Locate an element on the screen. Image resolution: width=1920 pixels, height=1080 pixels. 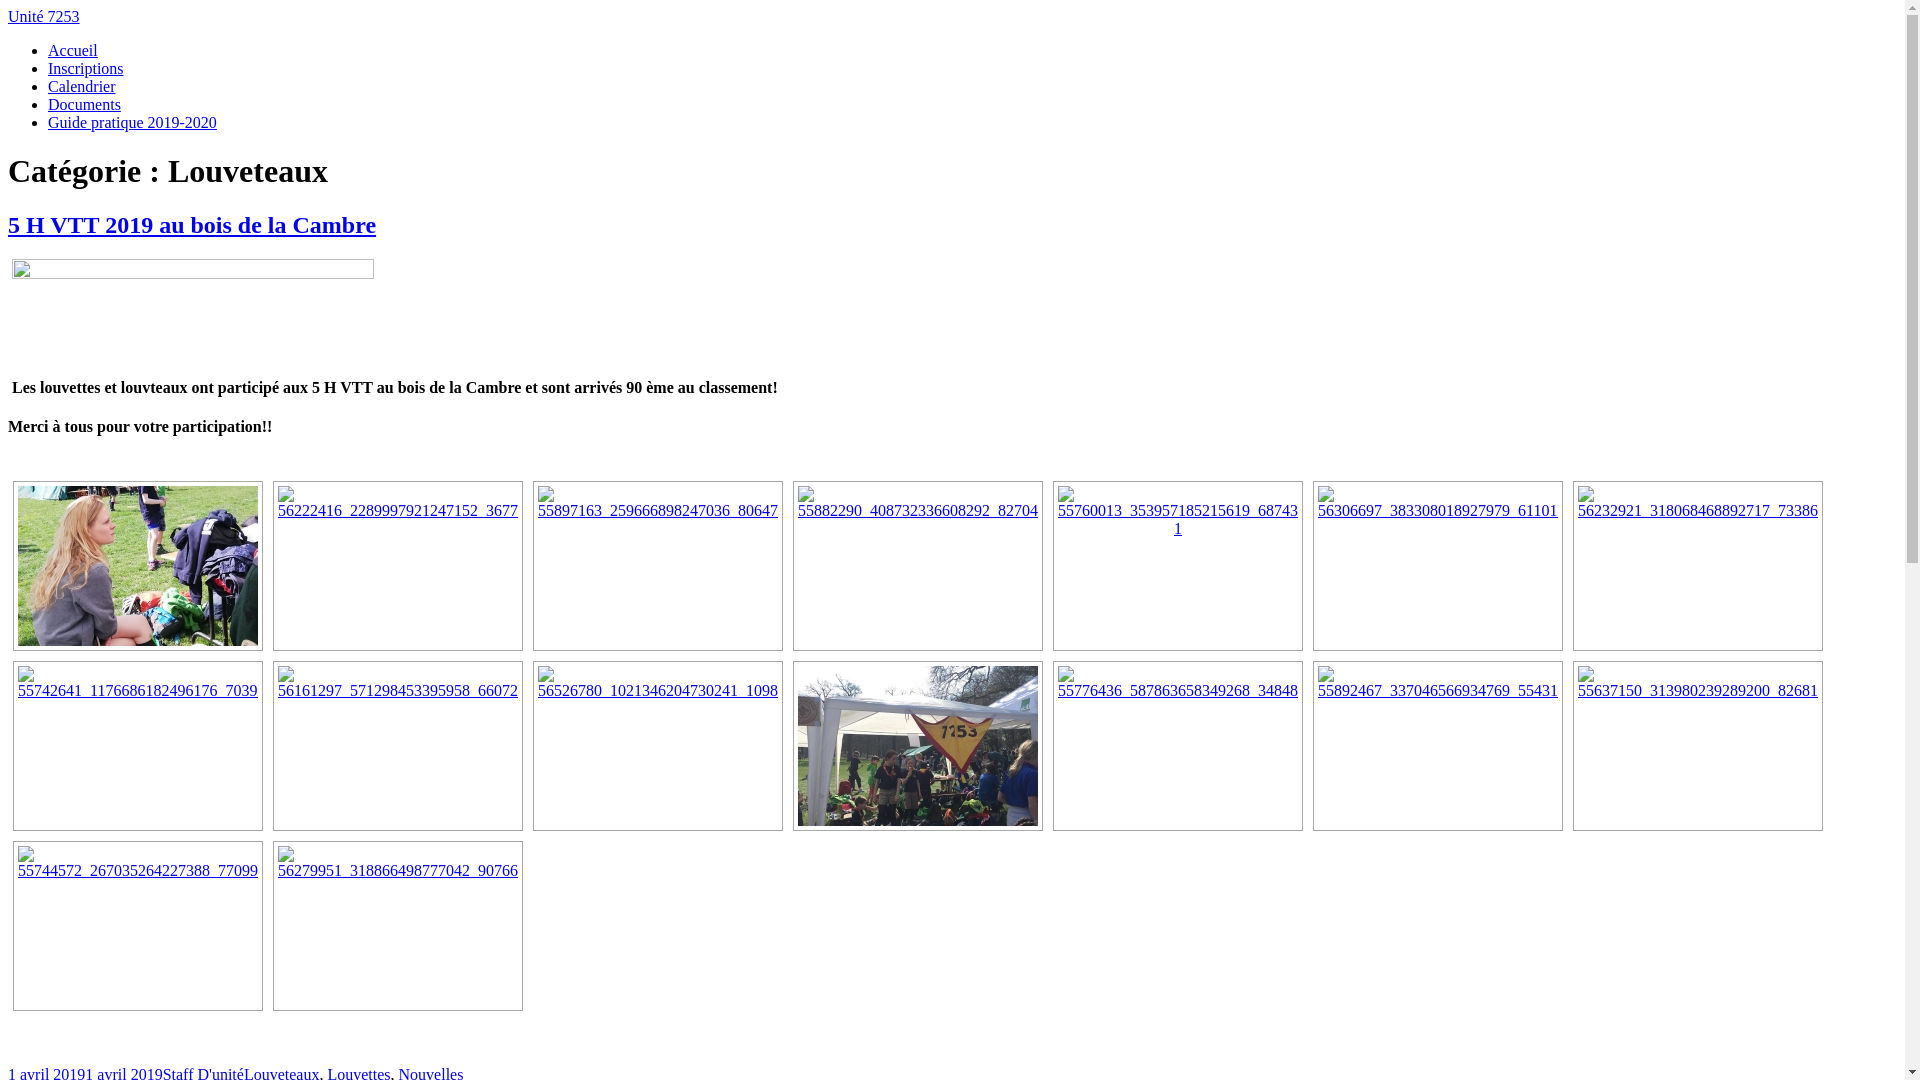
'Guide pratique 2019-2020' is located at coordinates (48, 122).